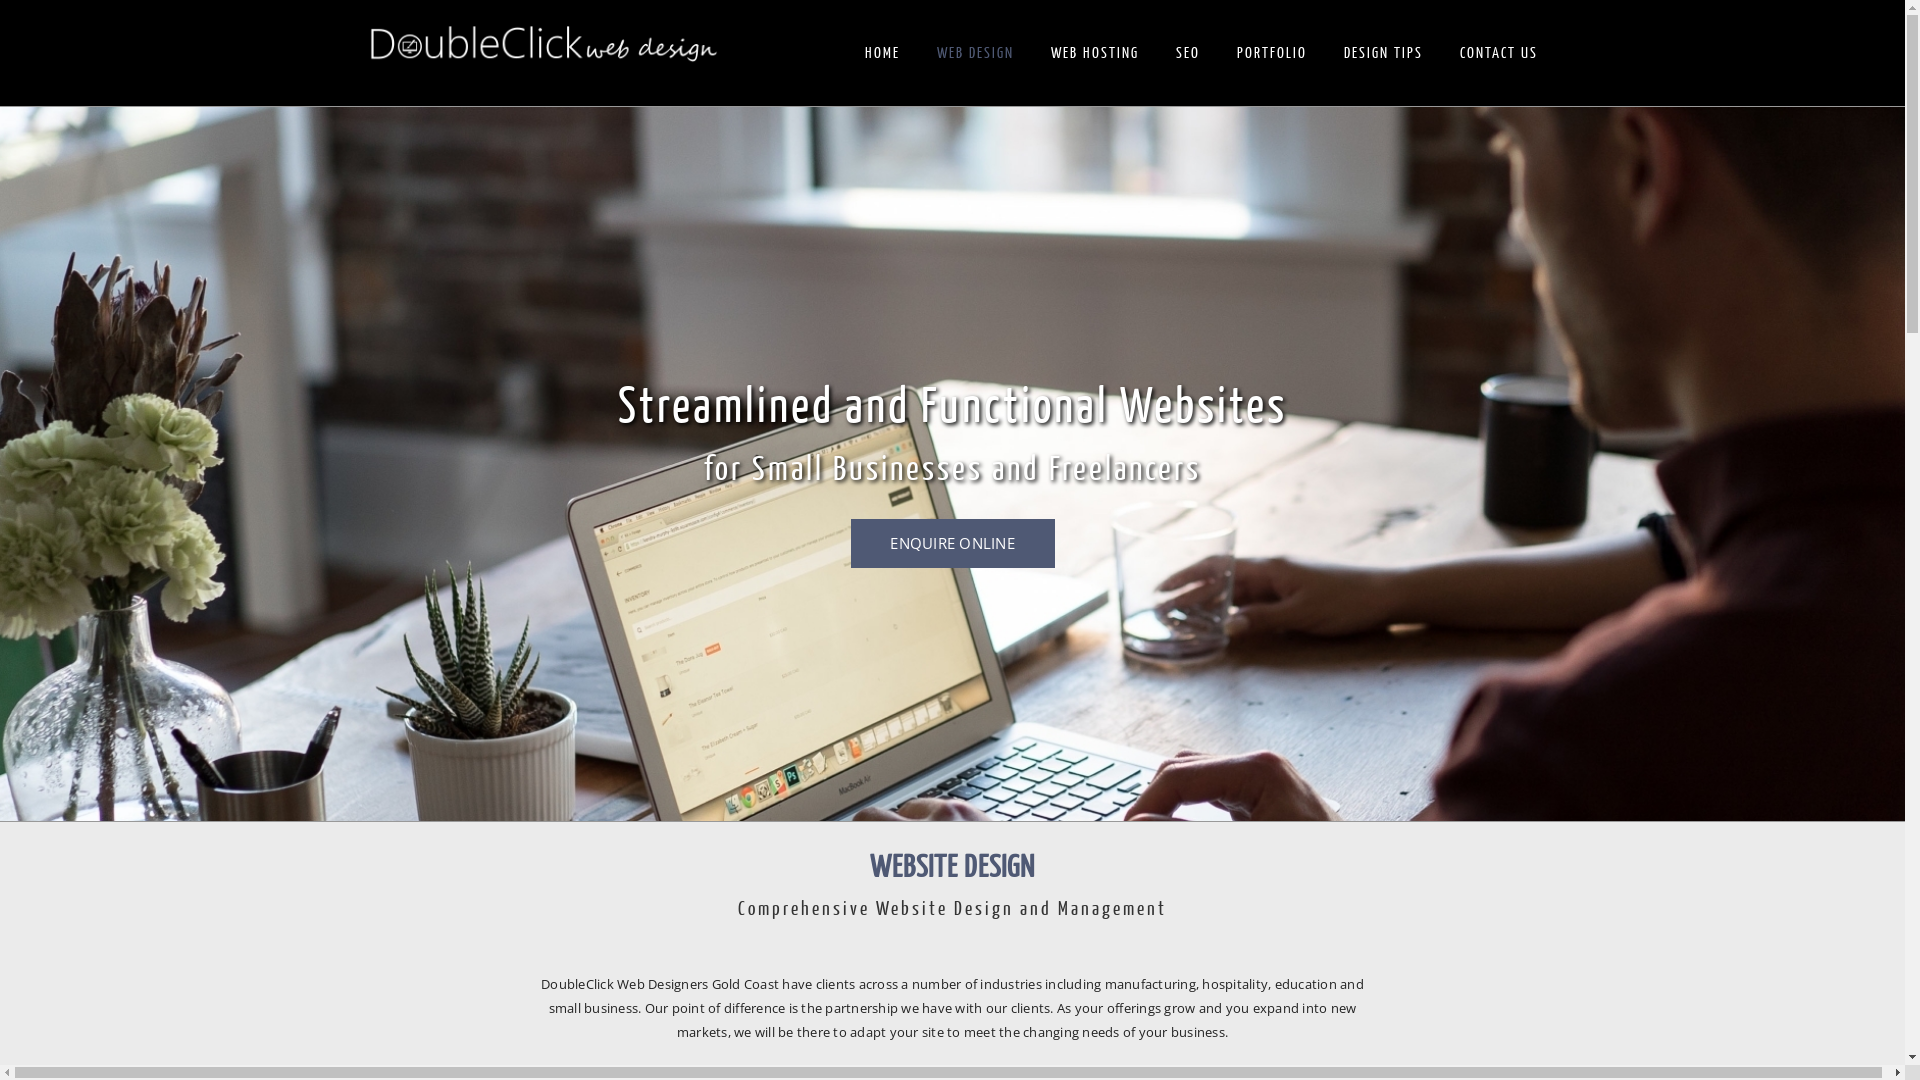 This screenshot has height=1080, width=1920. What do you see at coordinates (1188, 53) in the screenshot?
I see `'SEO'` at bounding box center [1188, 53].